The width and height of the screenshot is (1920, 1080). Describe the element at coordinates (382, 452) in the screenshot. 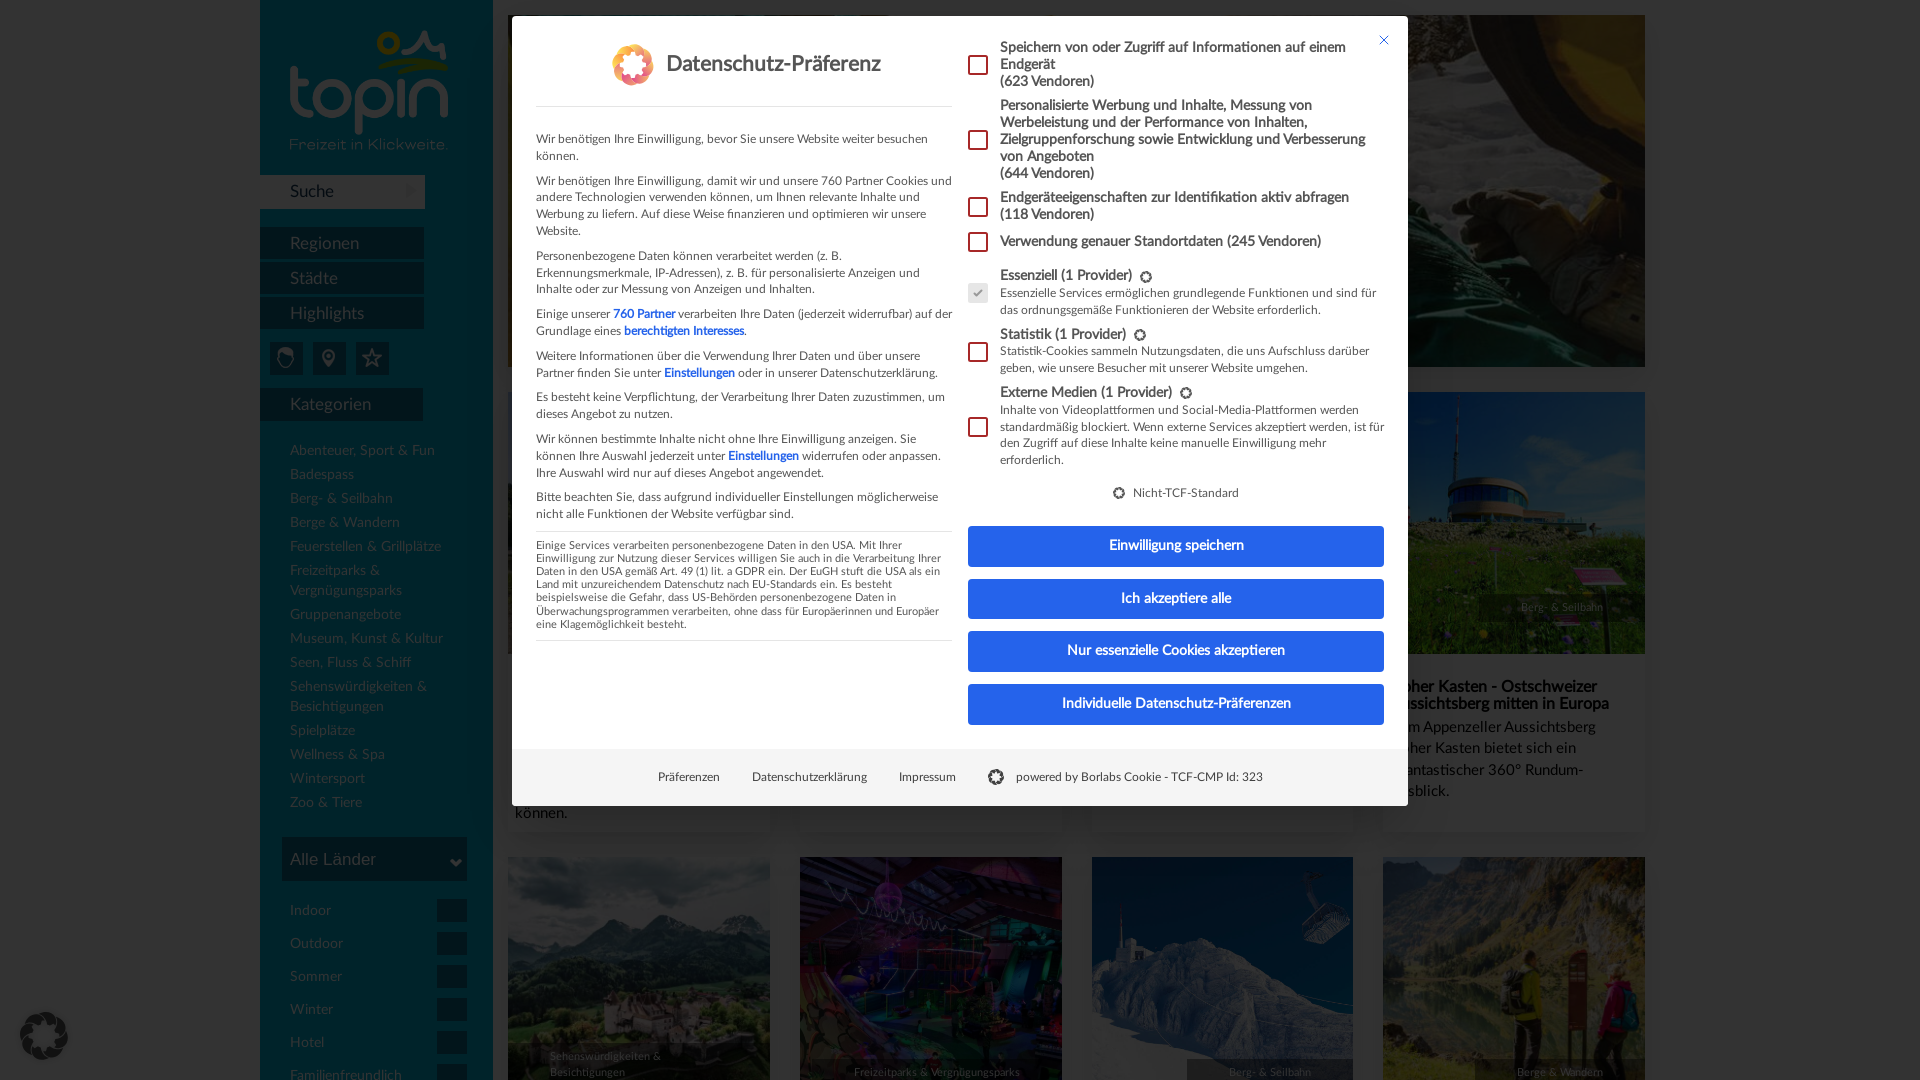

I see `'Abenteuer, Sport & Fun'` at that location.